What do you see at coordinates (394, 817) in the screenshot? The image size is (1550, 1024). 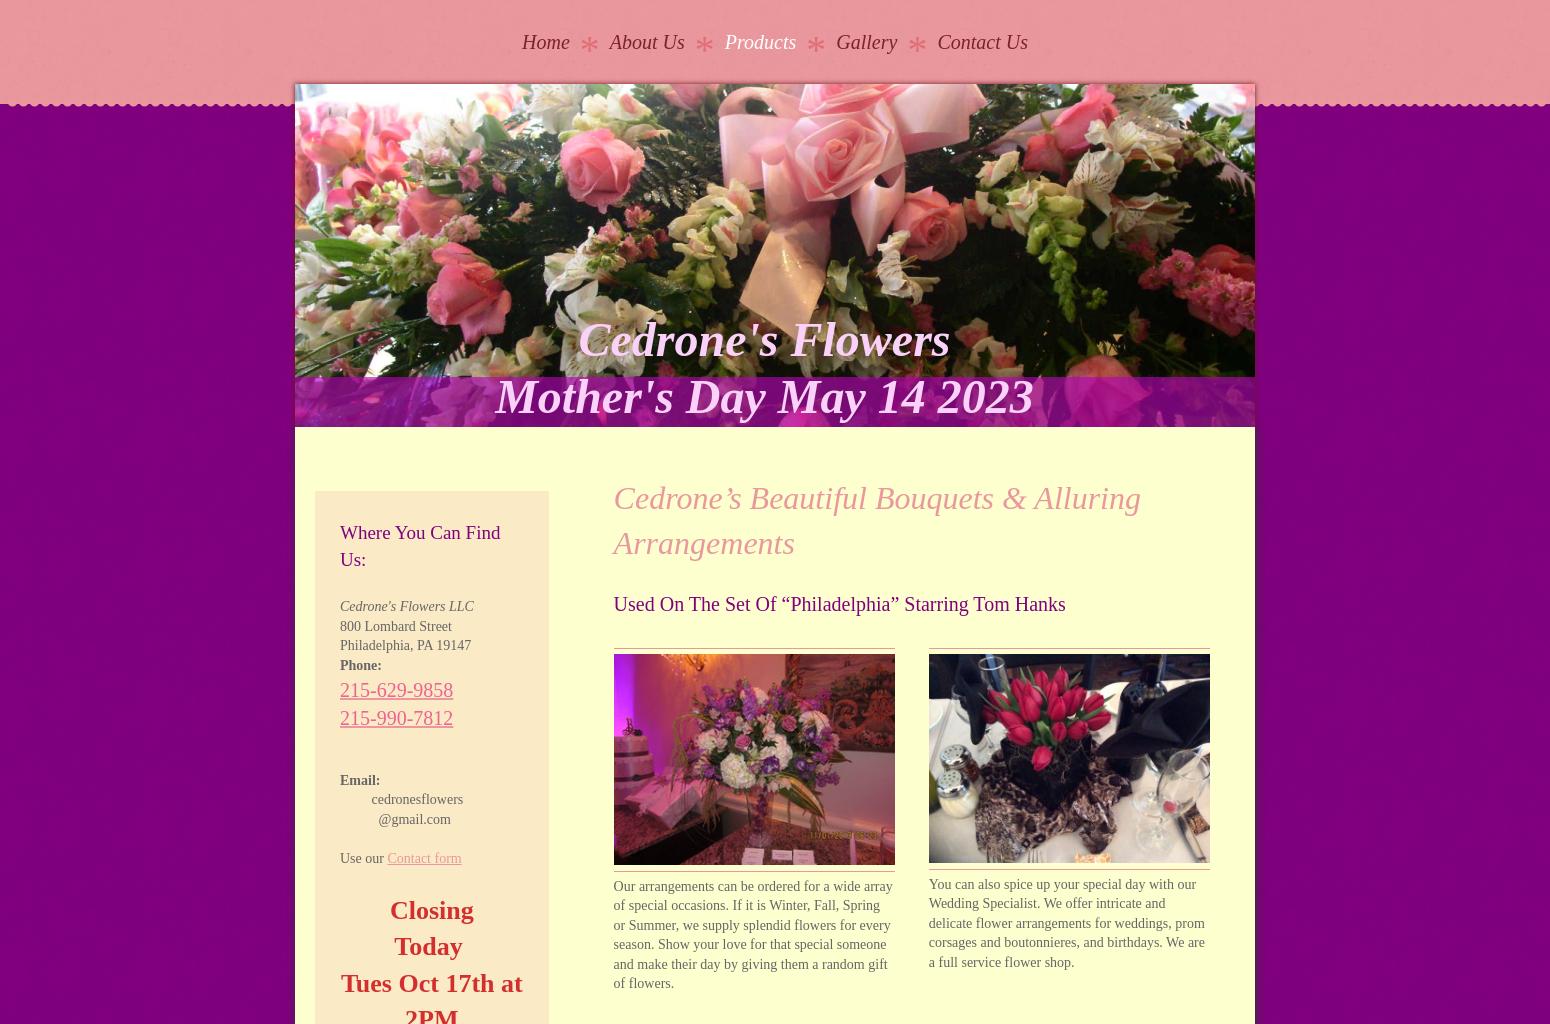 I see `'@gmail.com'` at bounding box center [394, 817].